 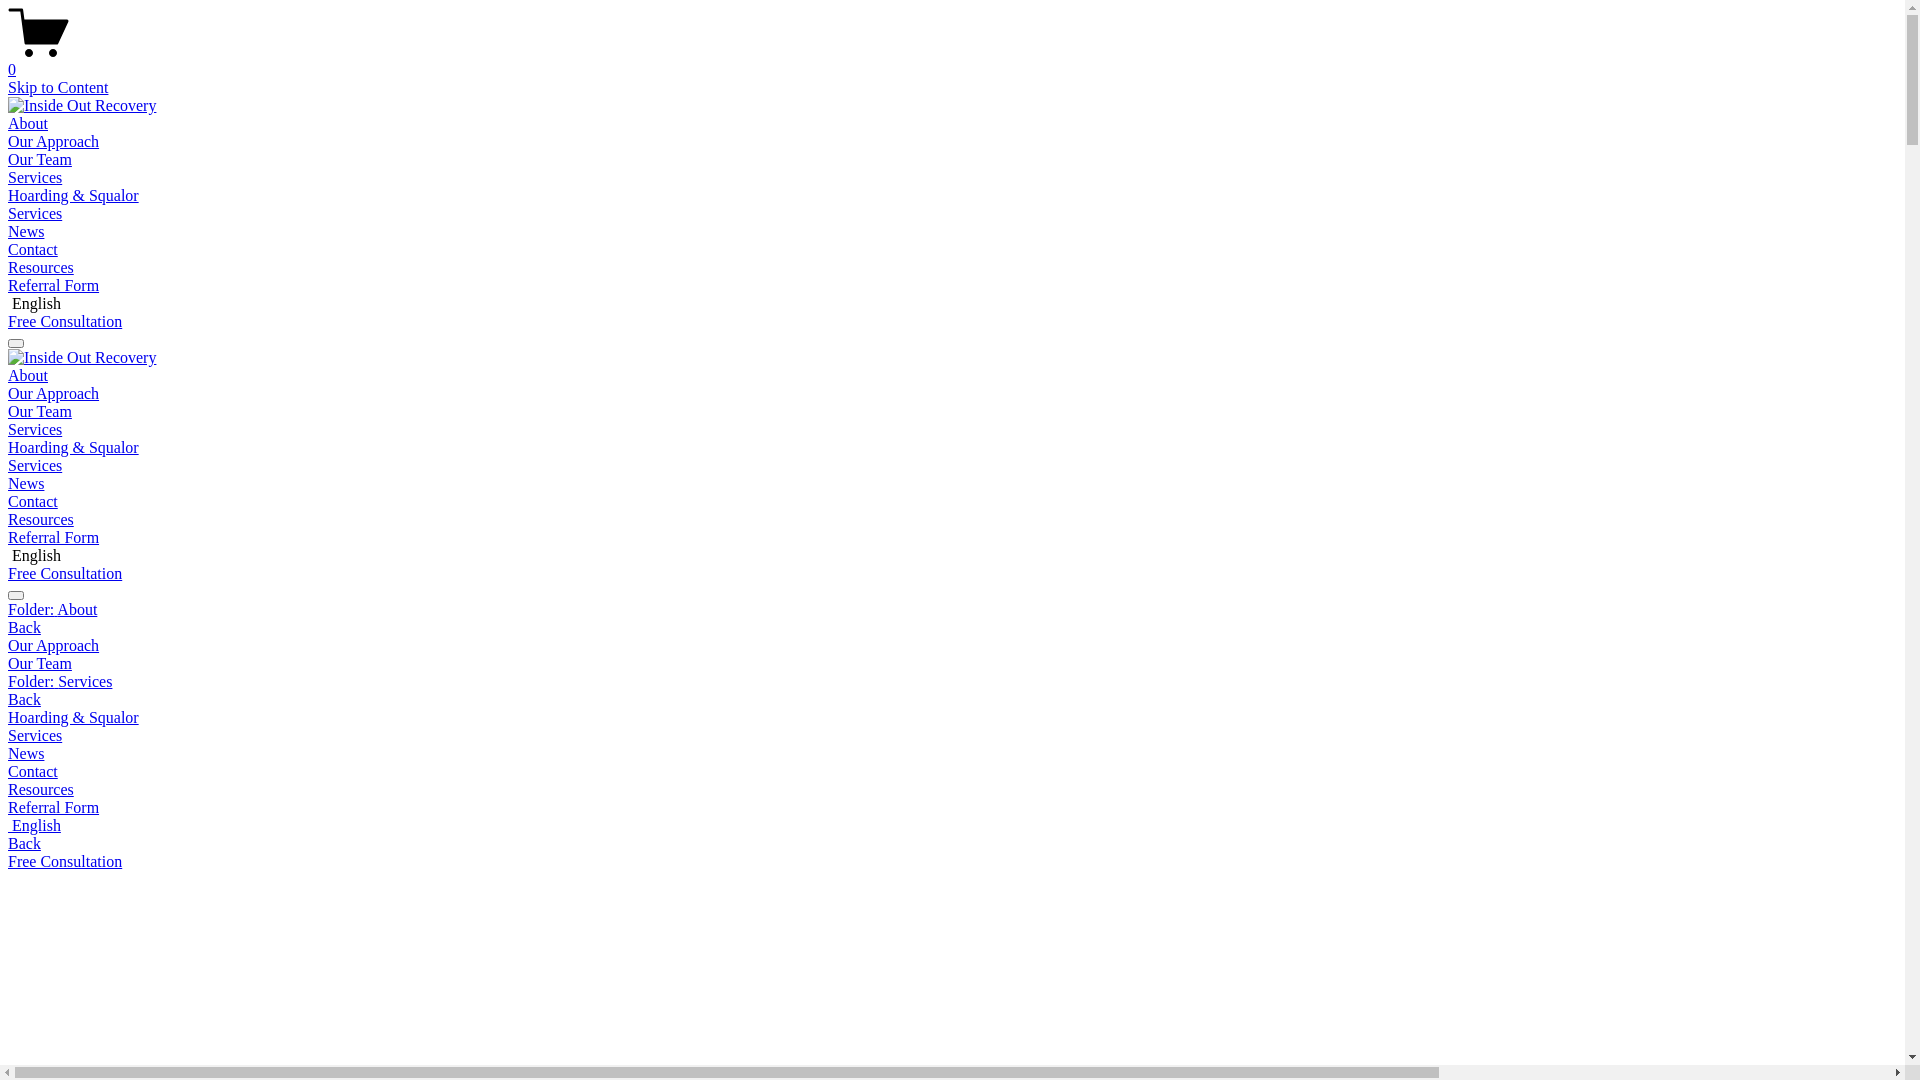 I want to click on 'Services', so click(x=34, y=213).